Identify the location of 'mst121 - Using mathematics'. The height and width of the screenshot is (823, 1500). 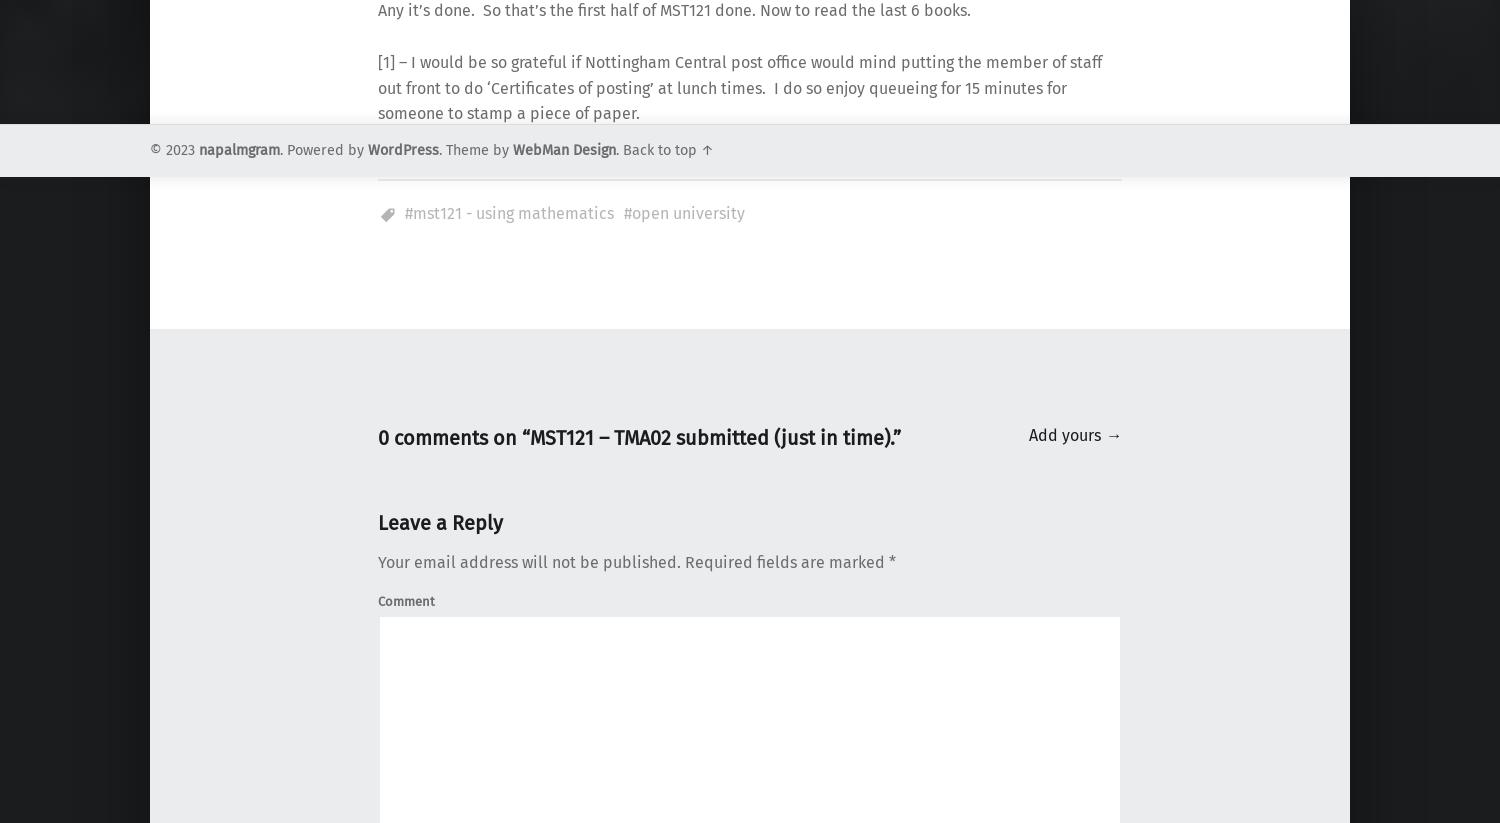
(513, 213).